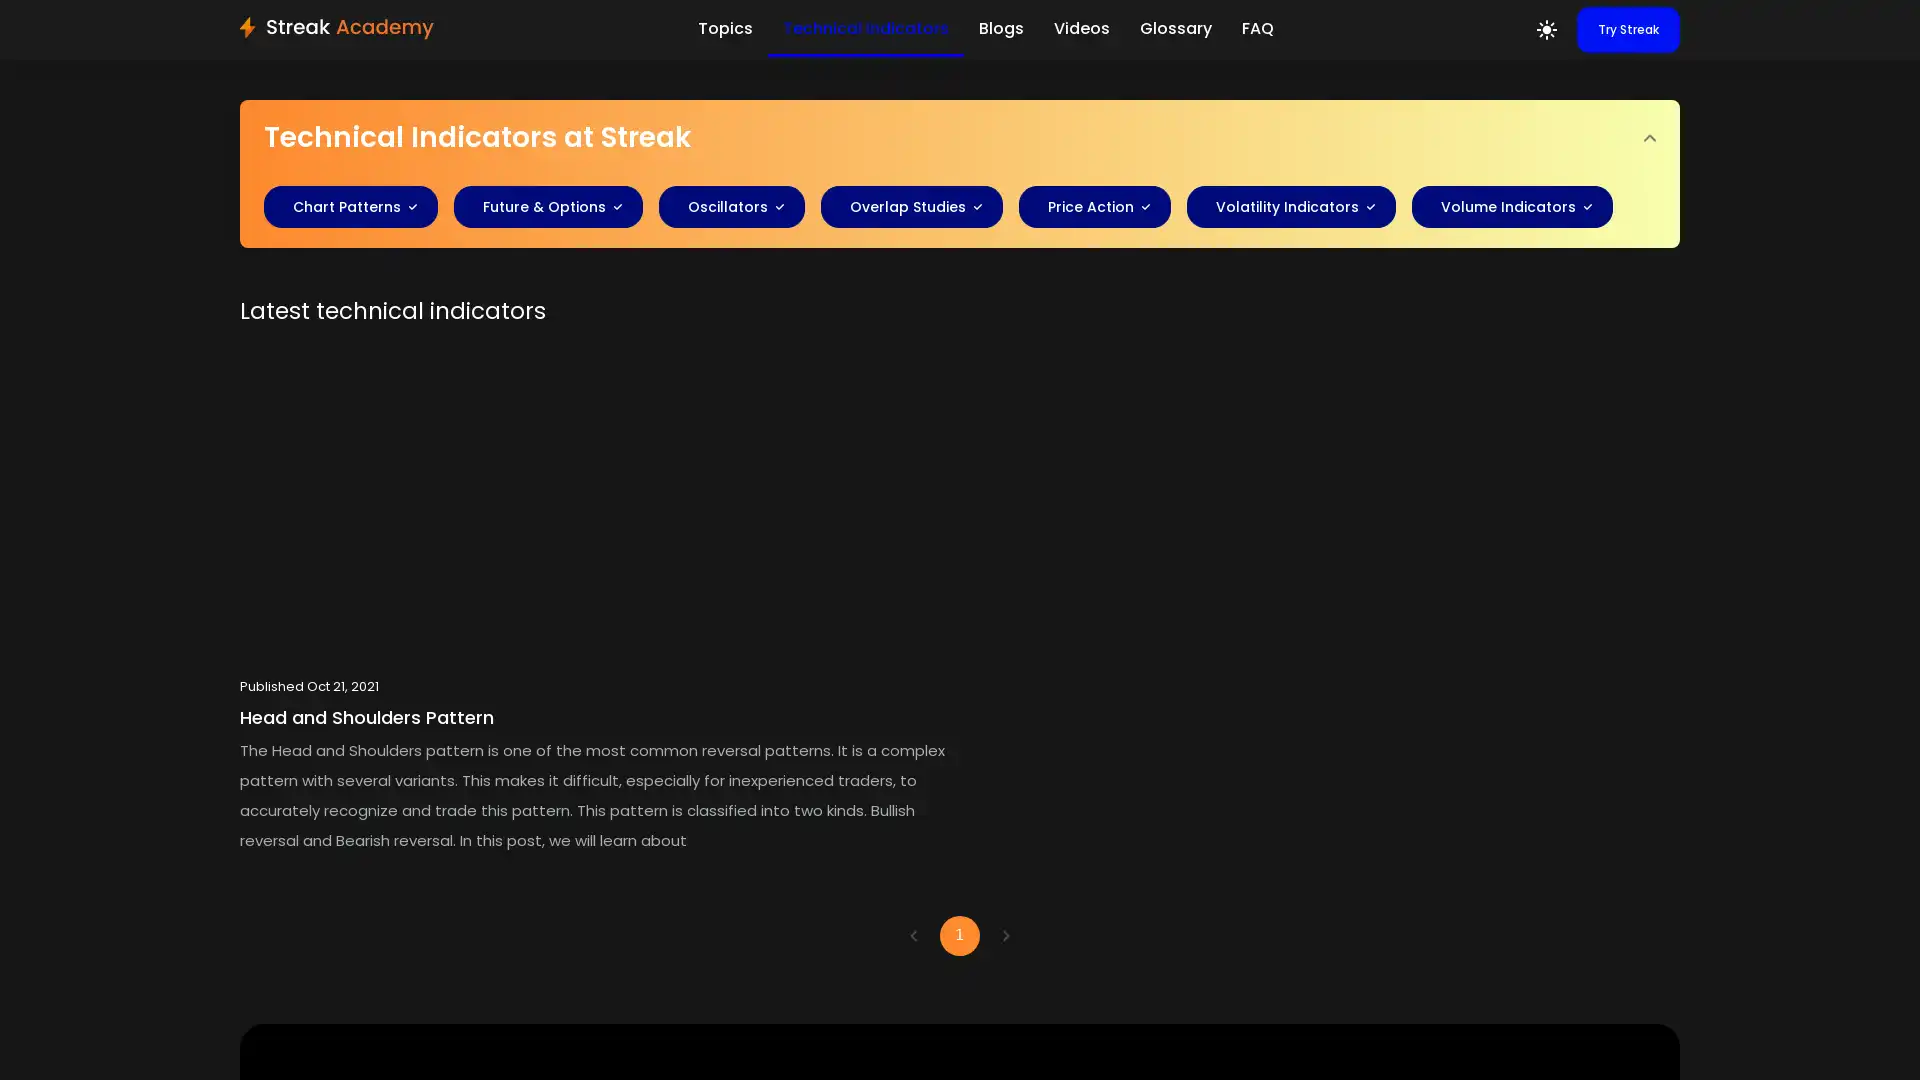 The height and width of the screenshot is (1080, 1920). What do you see at coordinates (864, 29) in the screenshot?
I see `Technical Indicators` at bounding box center [864, 29].